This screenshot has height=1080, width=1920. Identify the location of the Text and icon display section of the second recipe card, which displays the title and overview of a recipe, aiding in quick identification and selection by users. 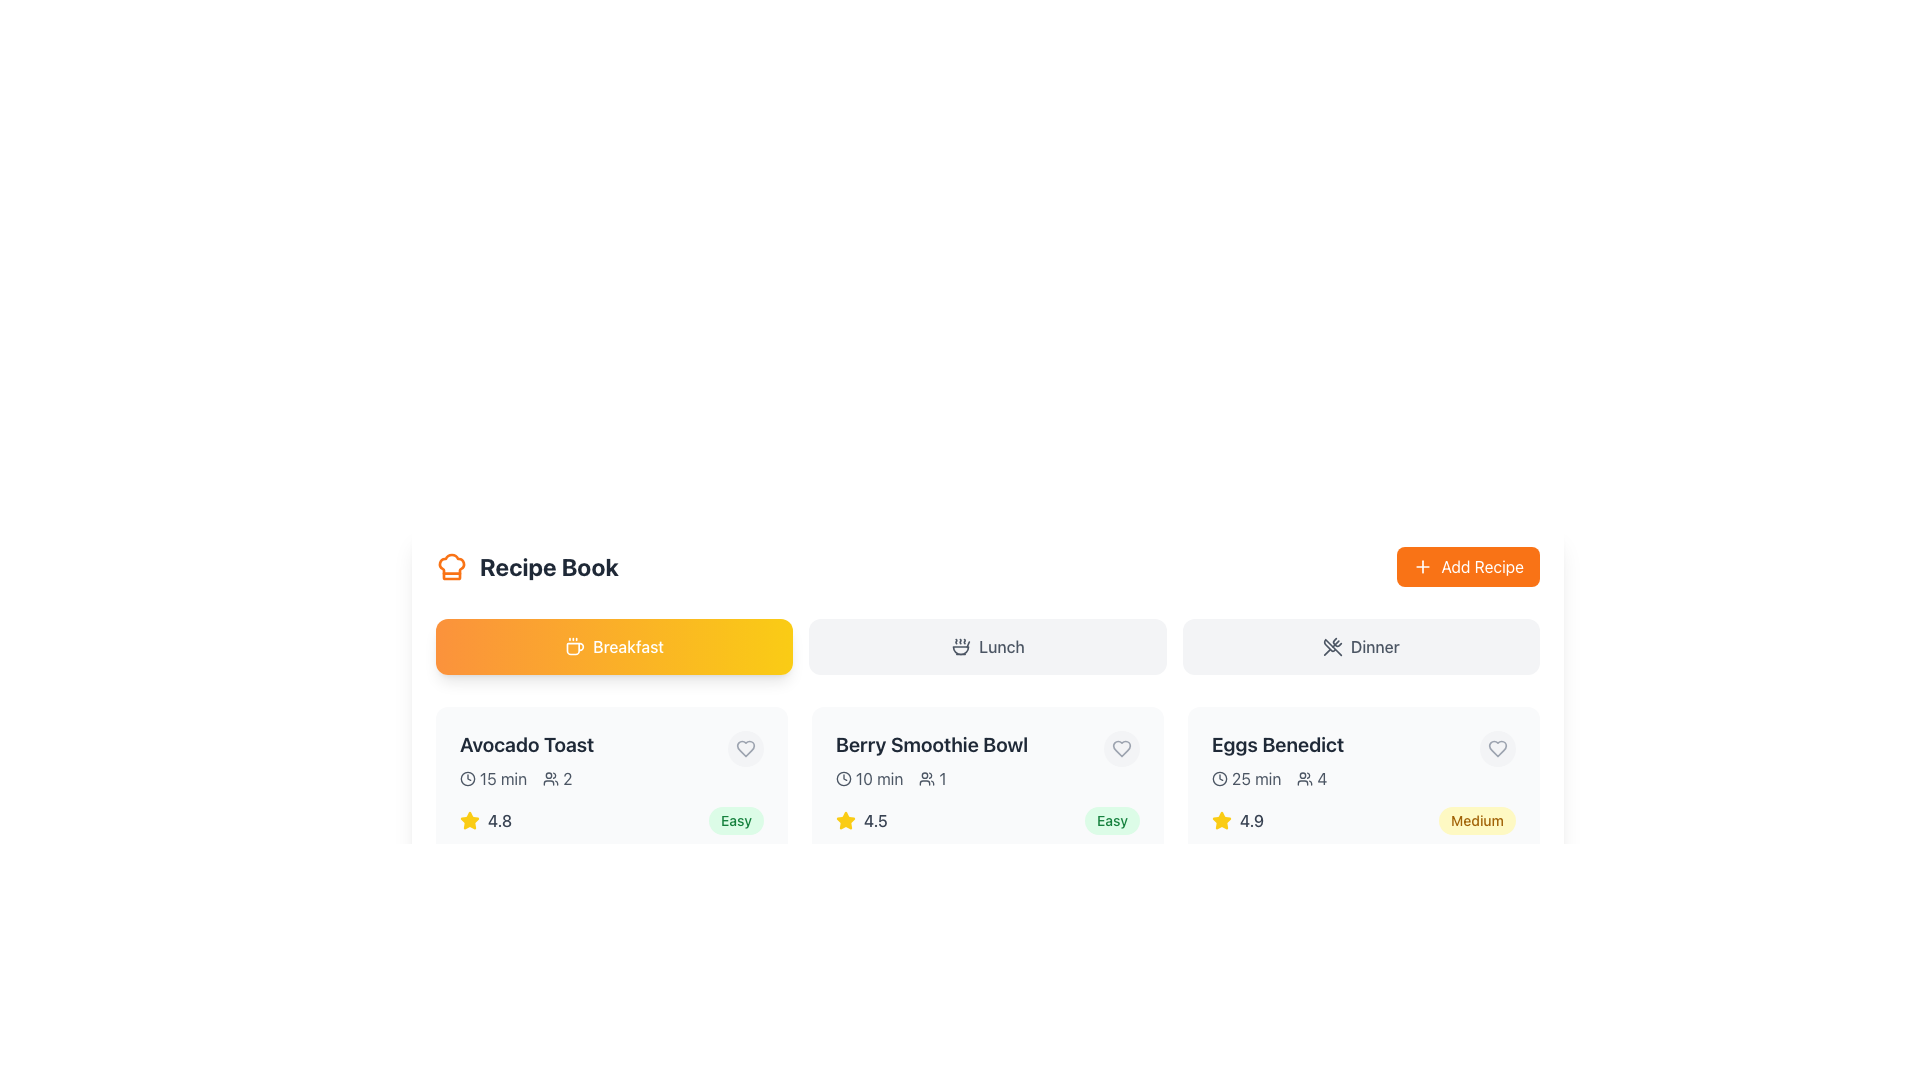
(988, 760).